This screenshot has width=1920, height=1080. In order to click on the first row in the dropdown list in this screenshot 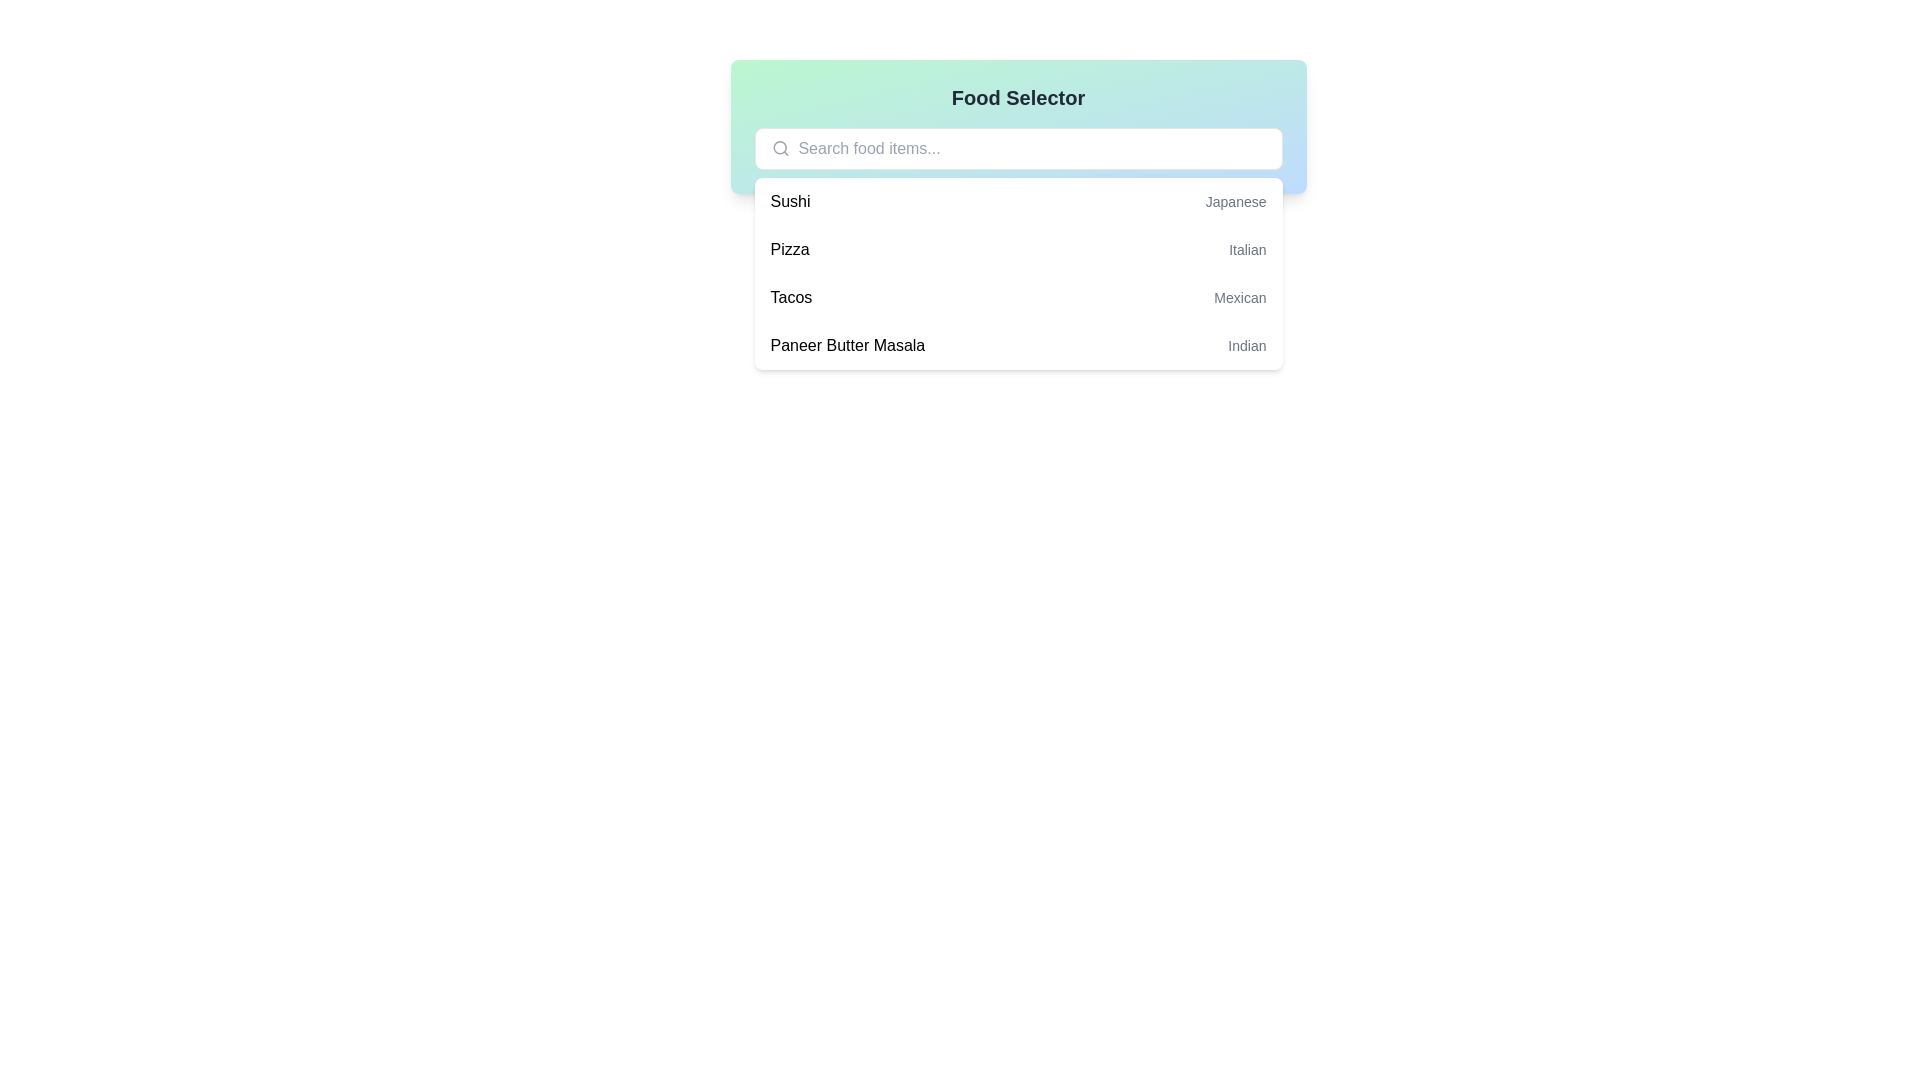, I will do `click(1018, 201)`.